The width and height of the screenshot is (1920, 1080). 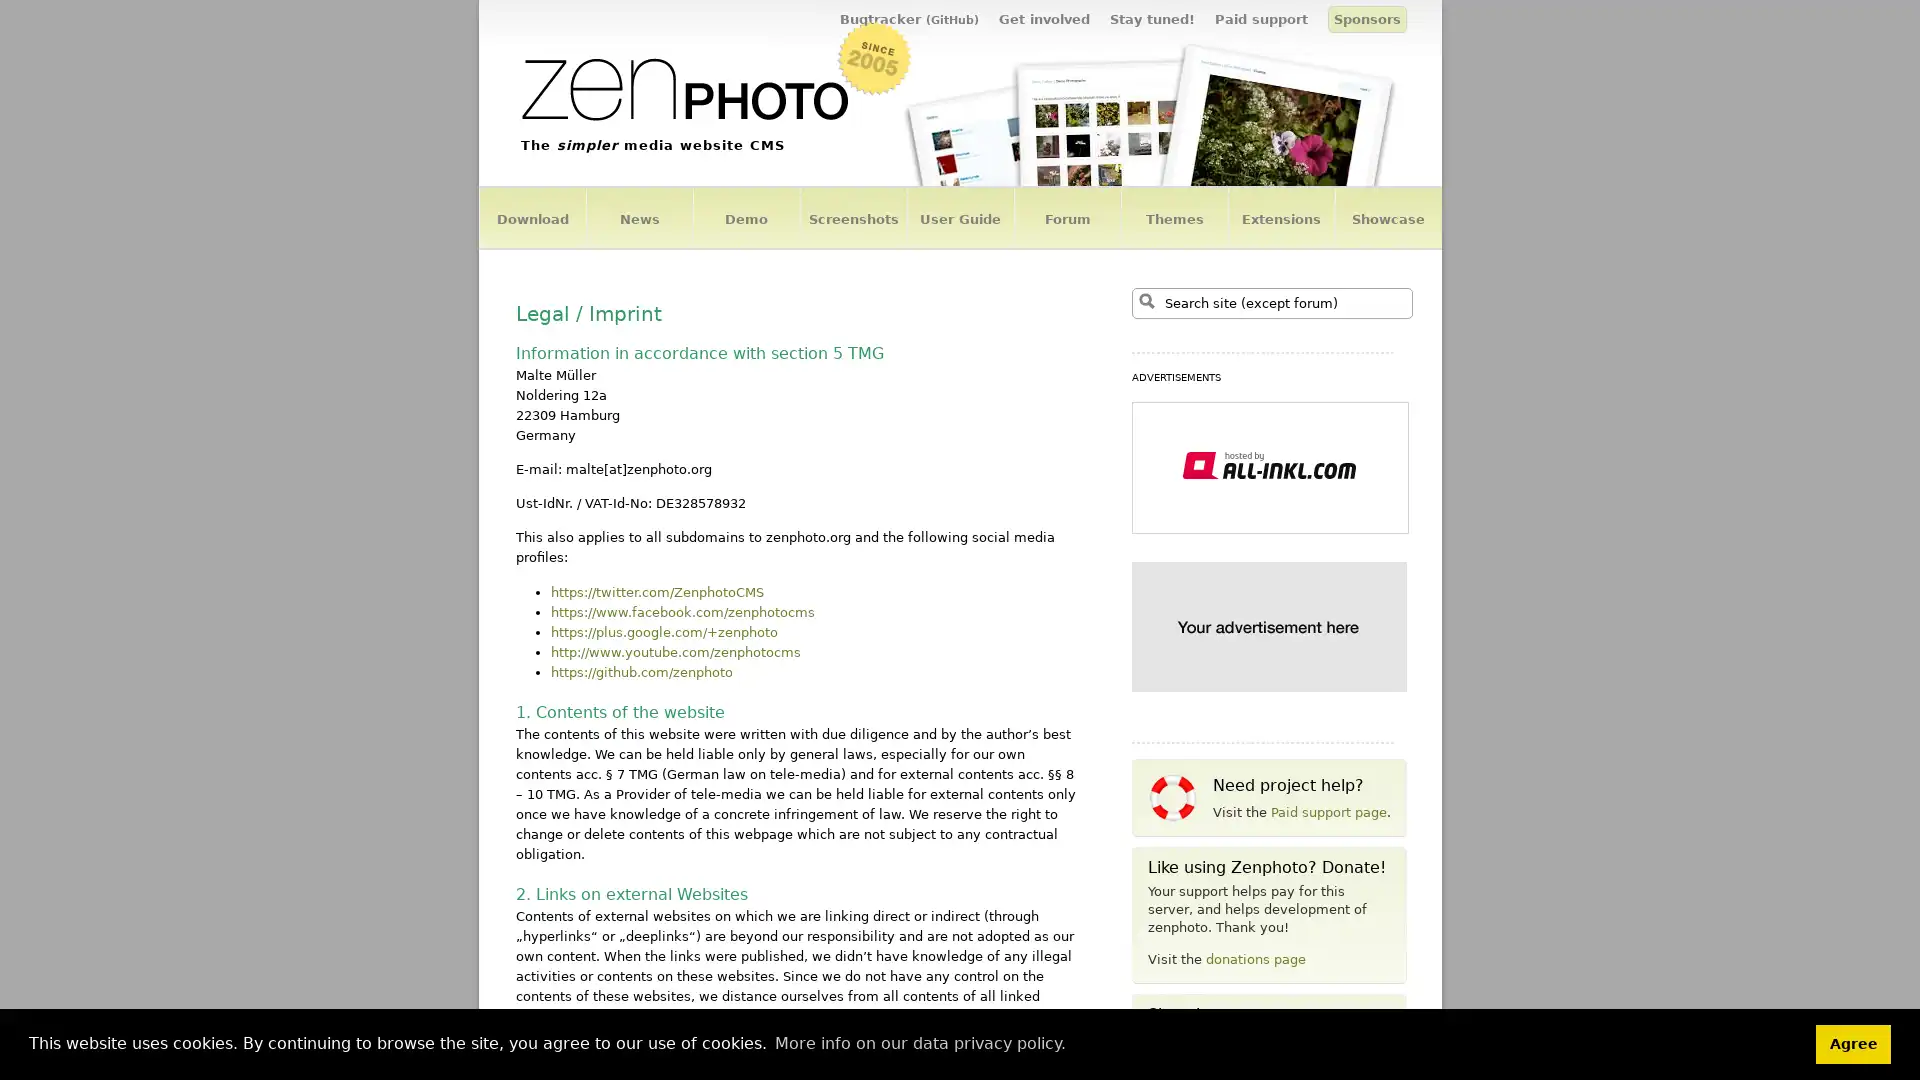 What do you see at coordinates (1852, 1043) in the screenshot?
I see `dismiss cookie message` at bounding box center [1852, 1043].